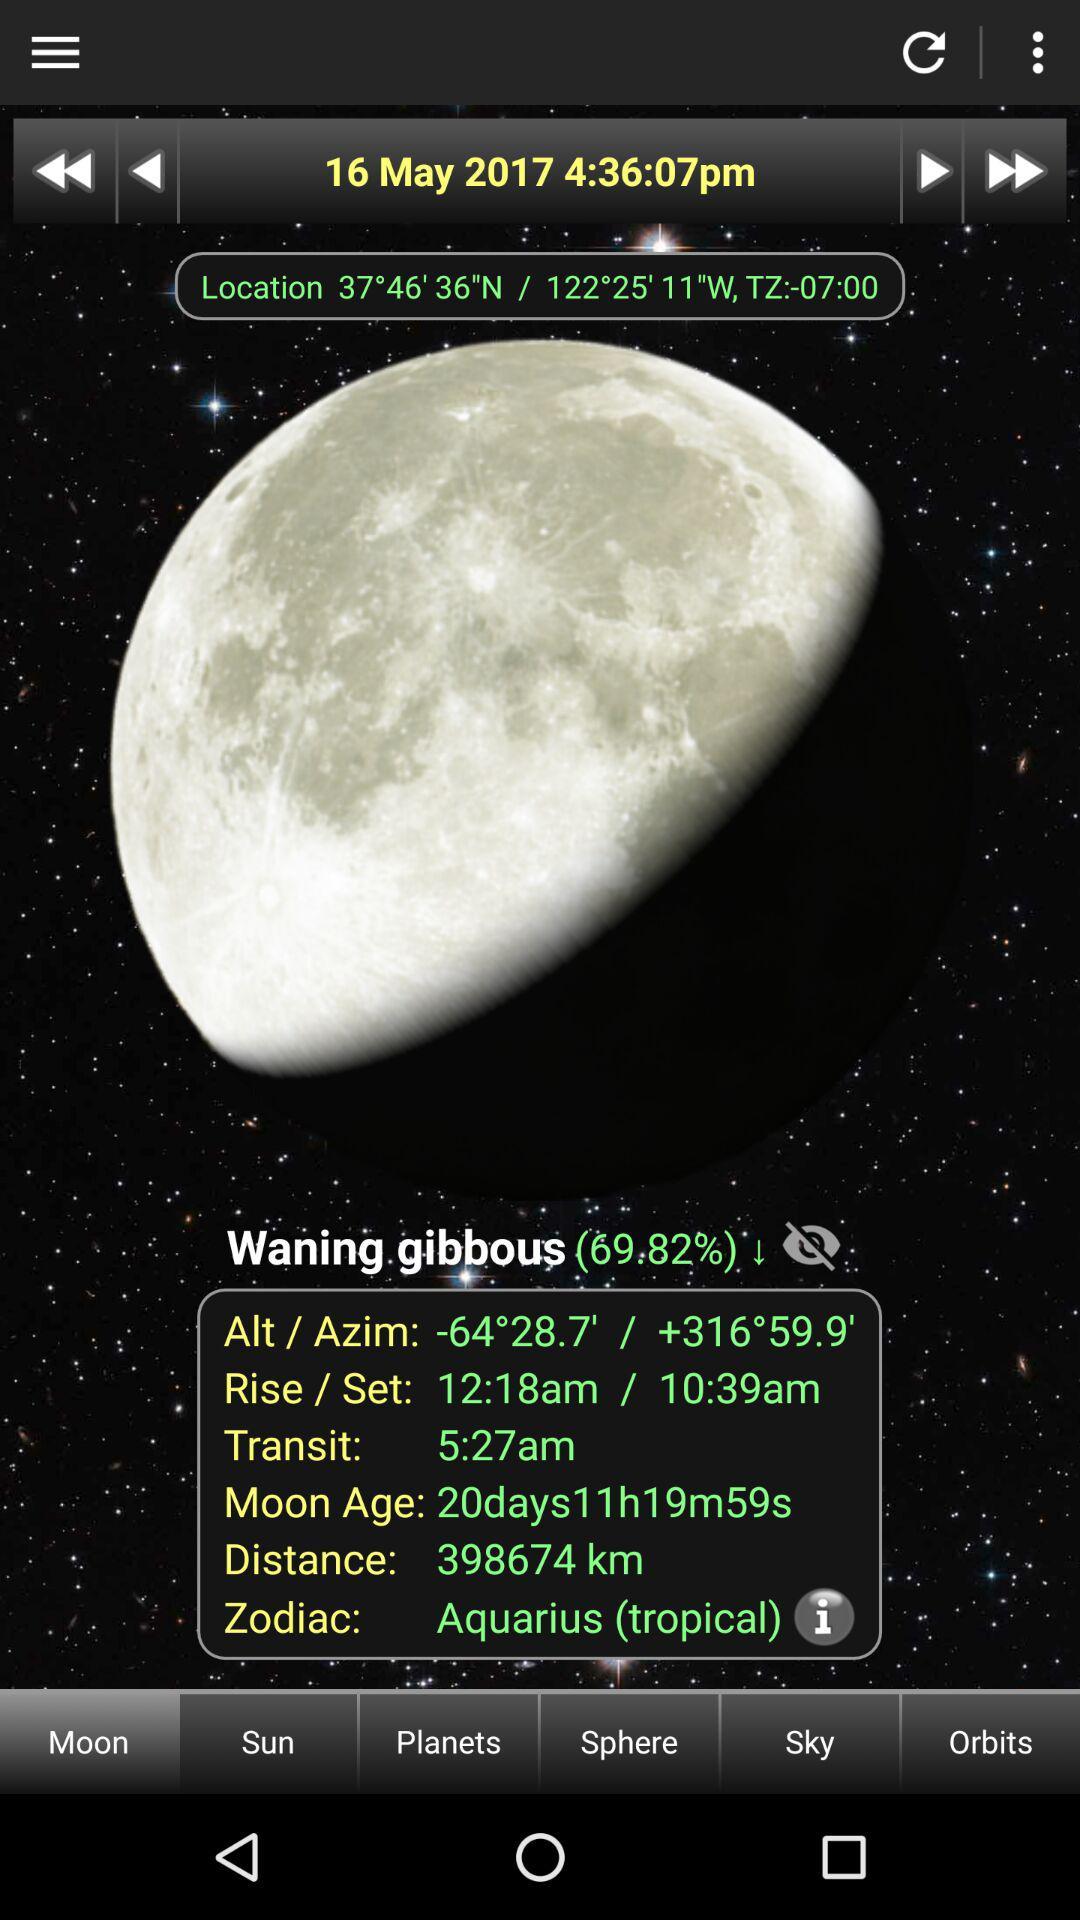  I want to click on go back, so click(63, 171).